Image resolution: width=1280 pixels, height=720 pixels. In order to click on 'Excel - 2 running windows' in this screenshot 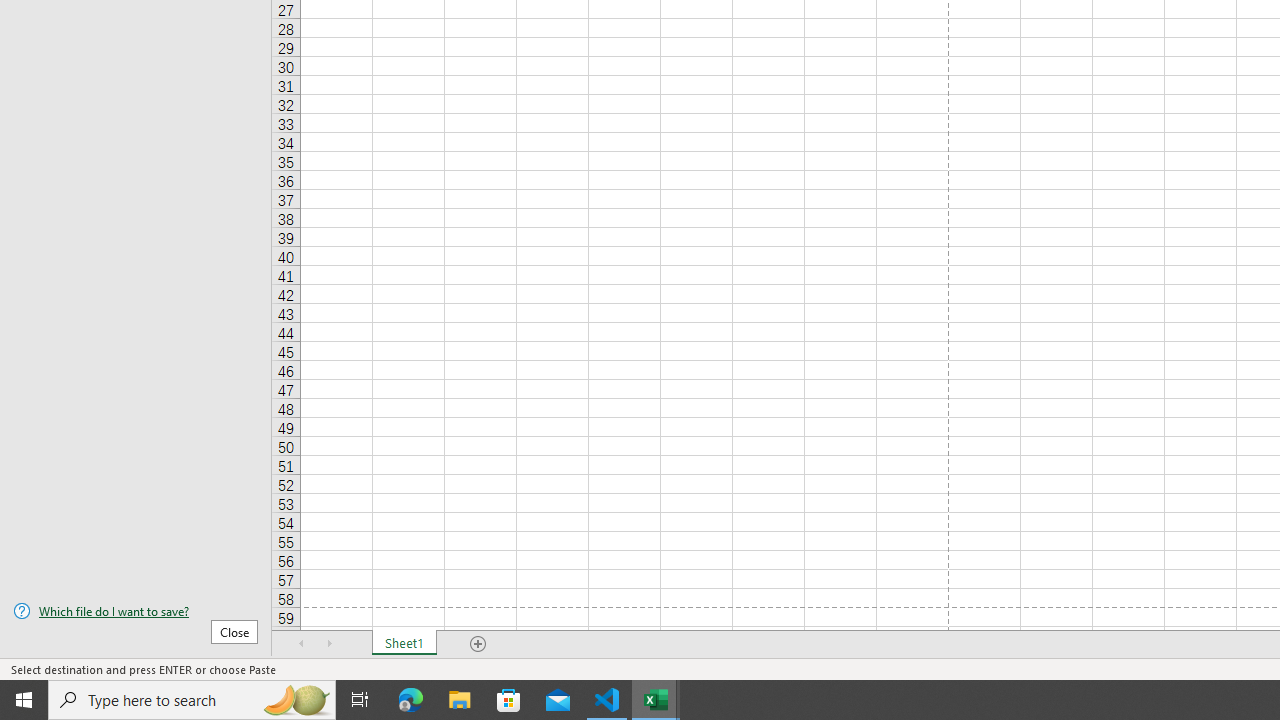, I will do `click(656, 698)`.